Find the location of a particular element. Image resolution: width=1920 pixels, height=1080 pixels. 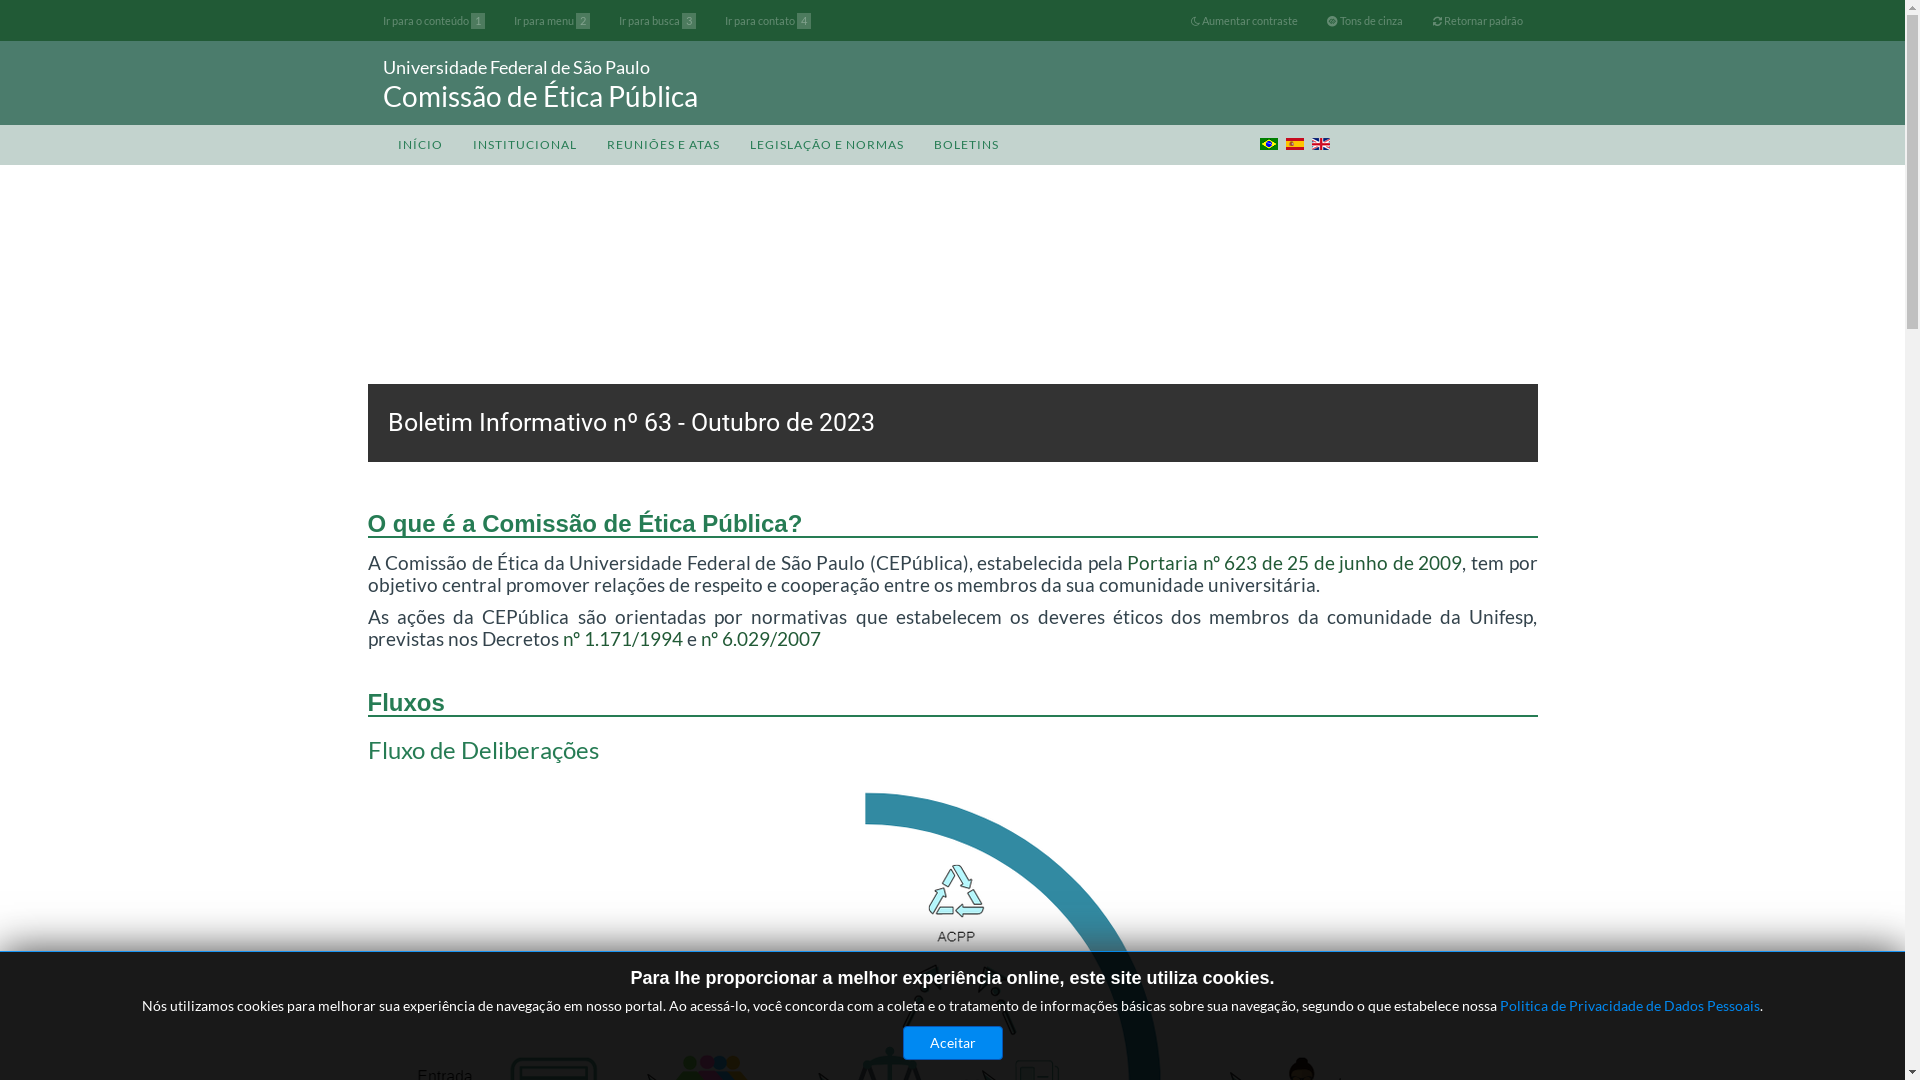

'Espanhol (ES)' is located at coordinates (1286, 142).